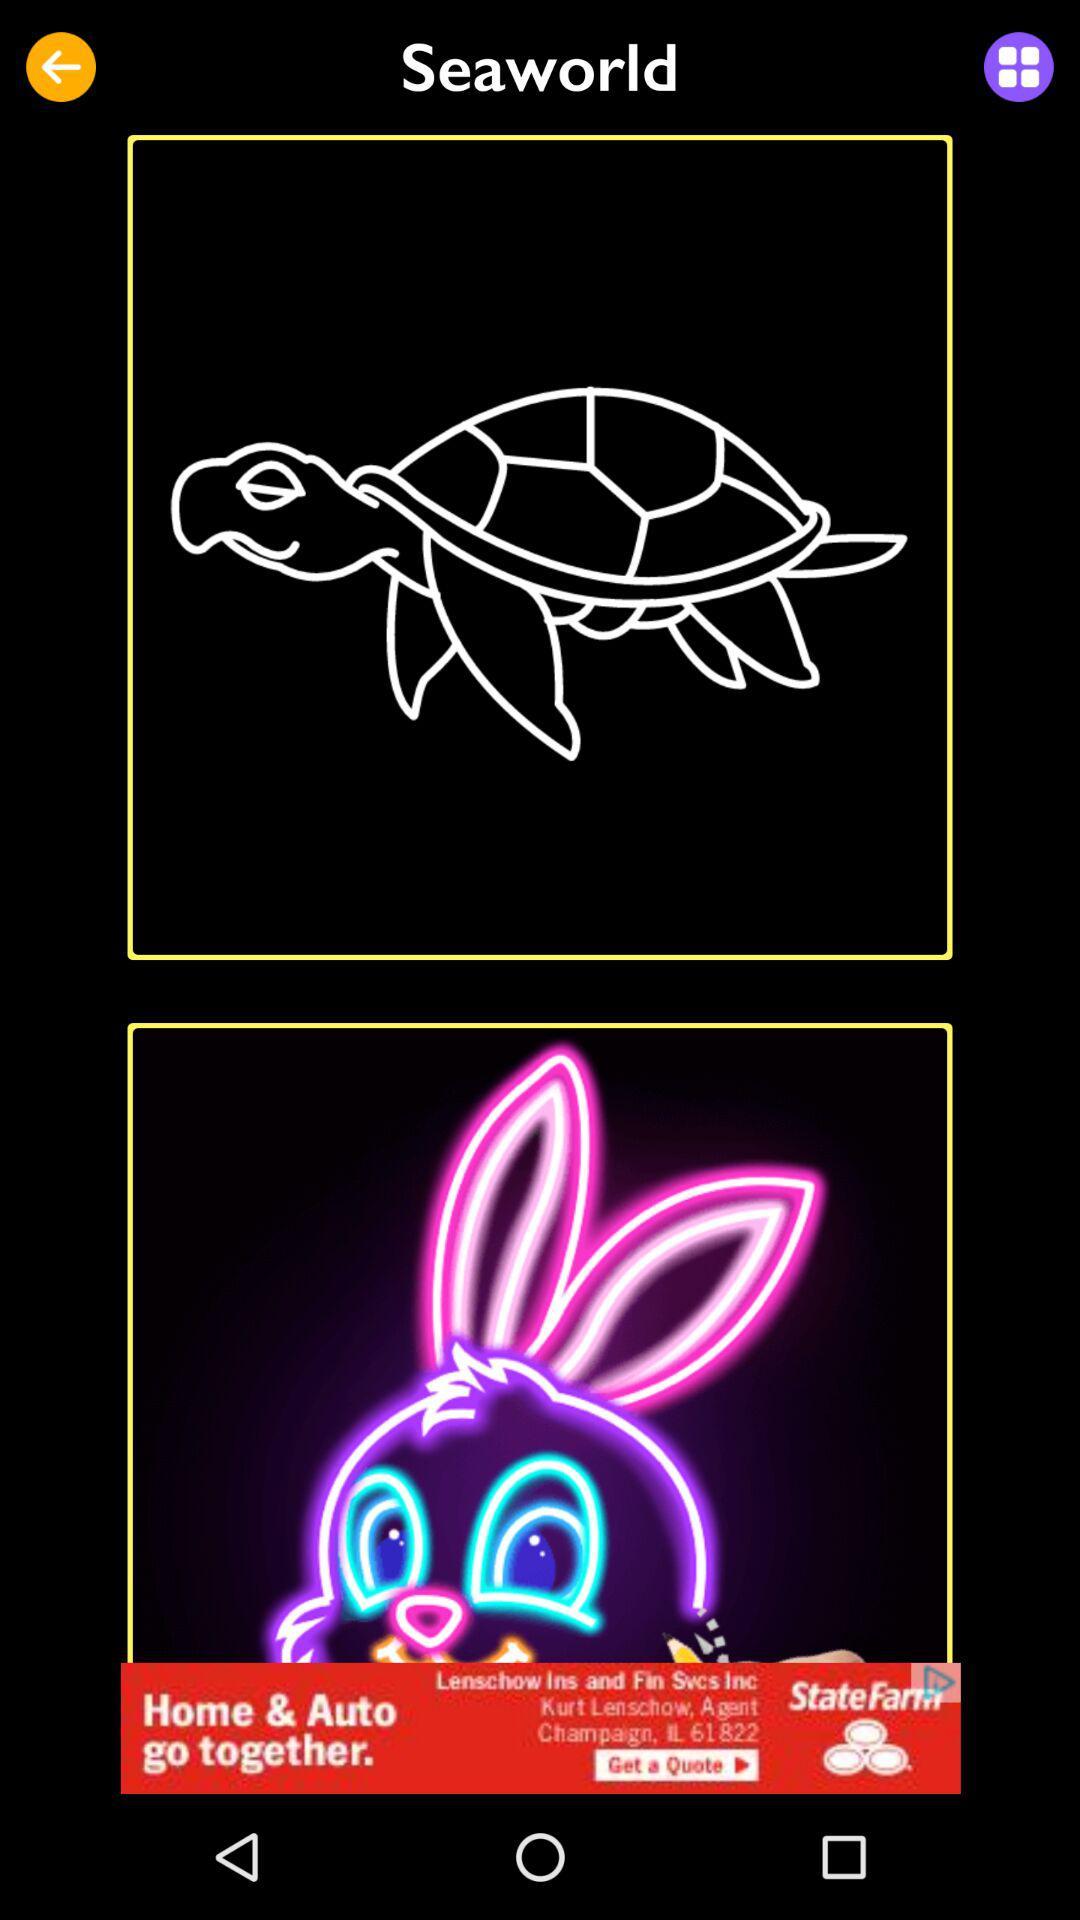  What do you see at coordinates (1018, 67) in the screenshot?
I see `icon at the top right corner` at bounding box center [1018, 67].